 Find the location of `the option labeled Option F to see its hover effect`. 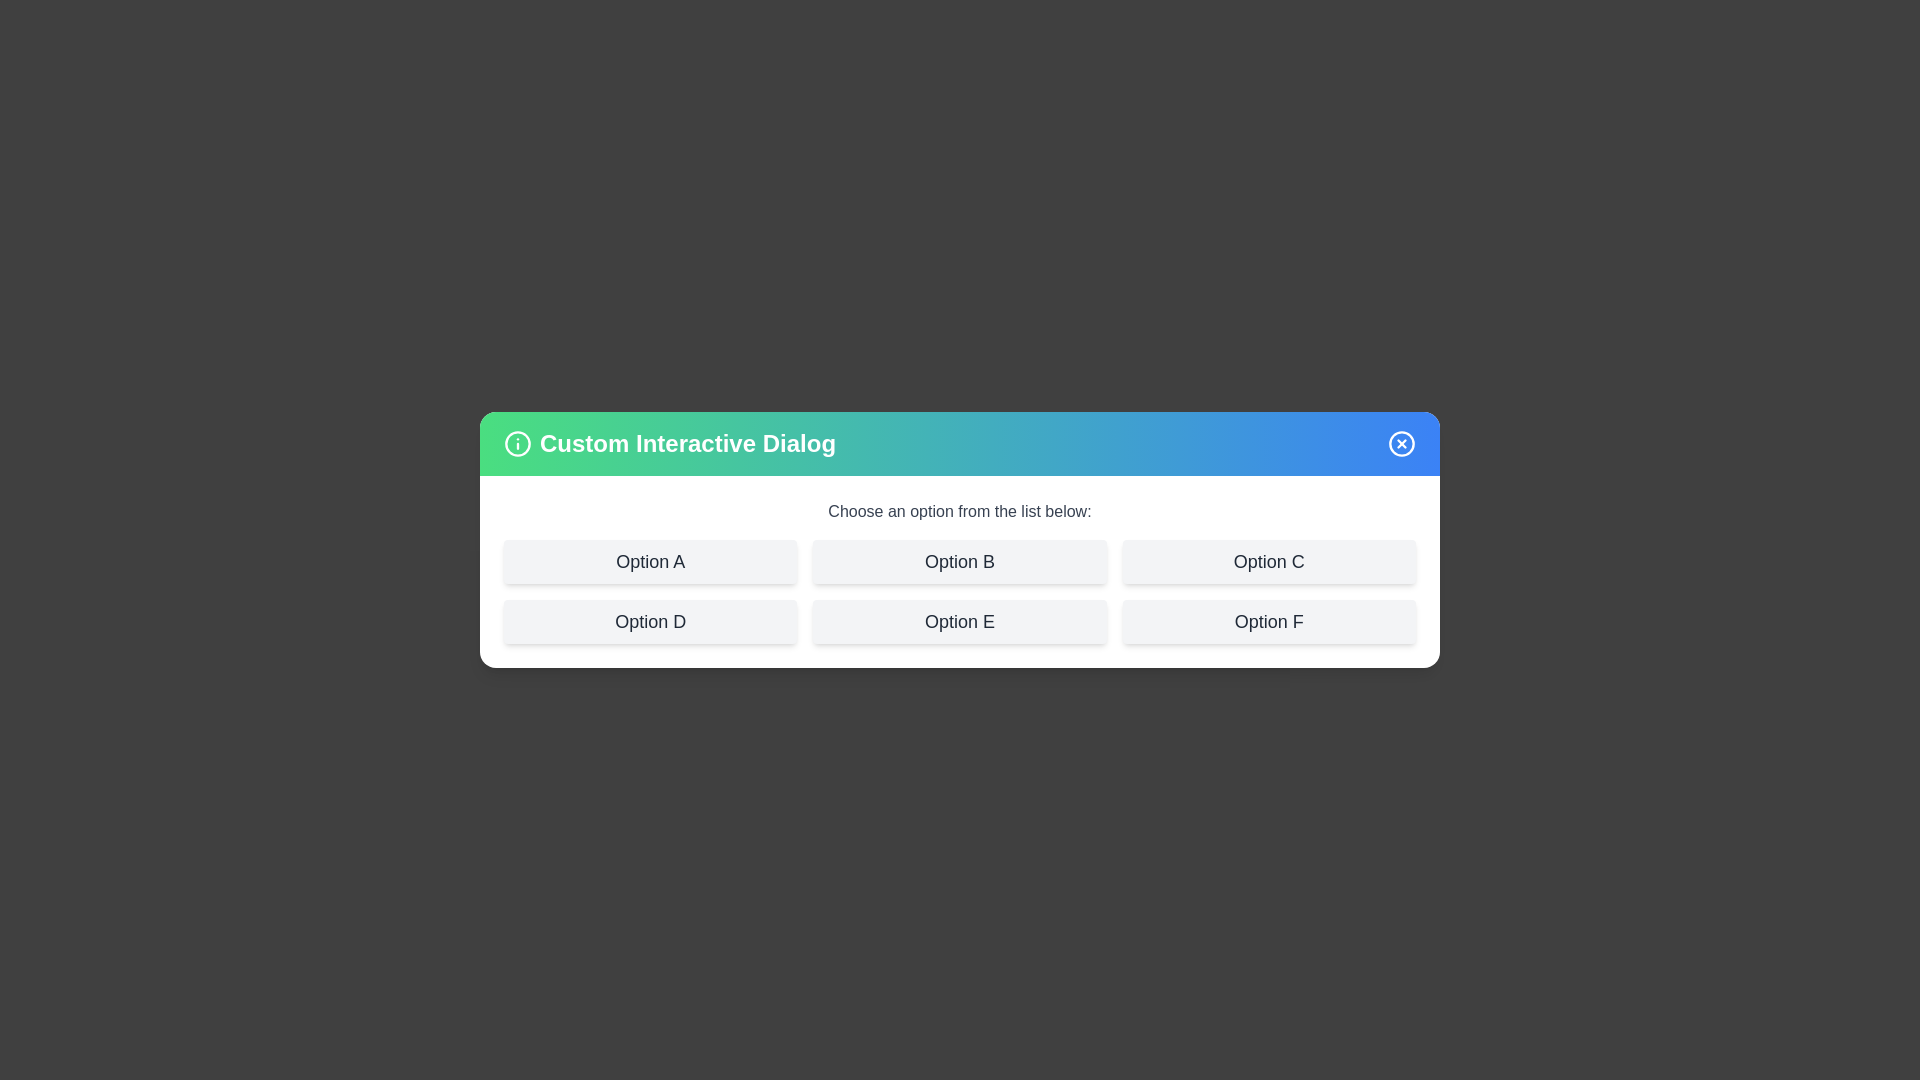

the option labeled Option F to see its hover effect is located at coordinates (1268, 620).